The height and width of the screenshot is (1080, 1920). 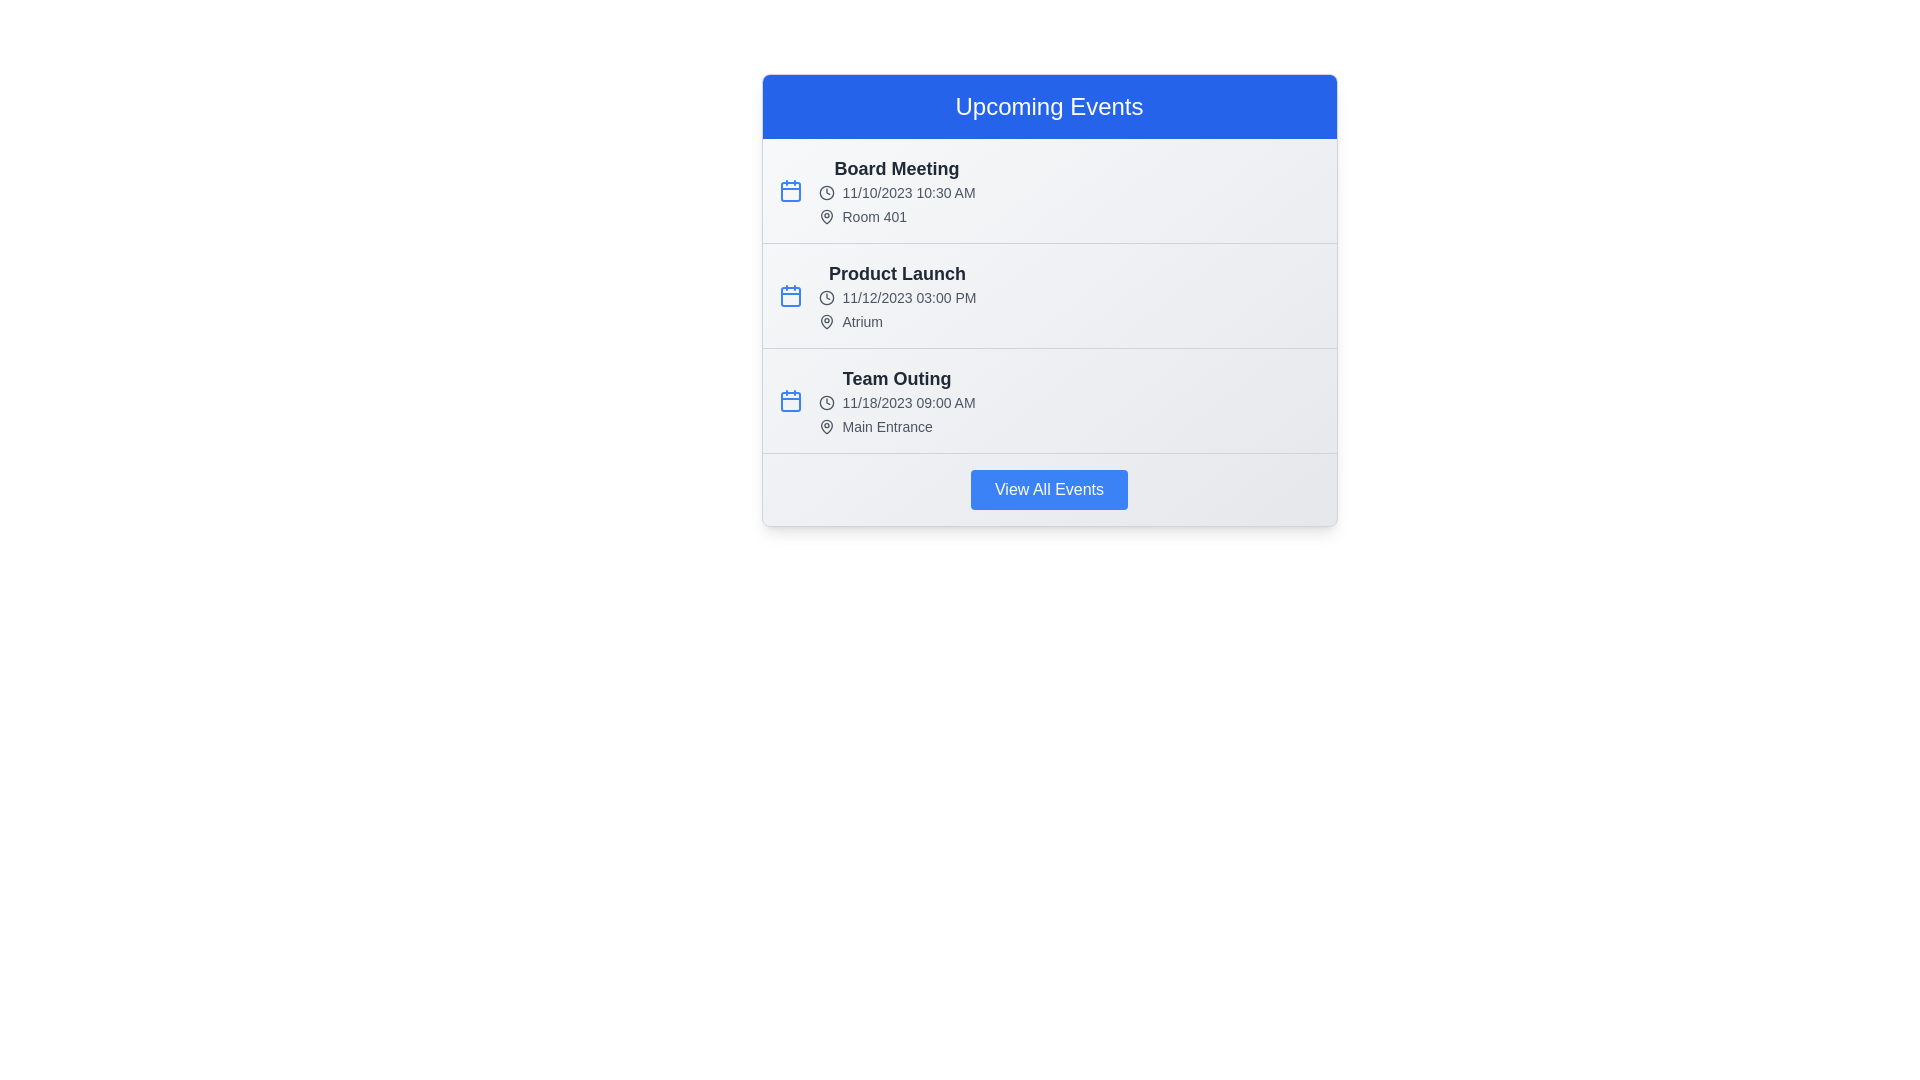 What do you see at coordinates (1048, 401) in the screenshot?
I see `the third event item in the vertical list, which contains the event's title, date, time, and location information` at bounding box center [1048, 401].